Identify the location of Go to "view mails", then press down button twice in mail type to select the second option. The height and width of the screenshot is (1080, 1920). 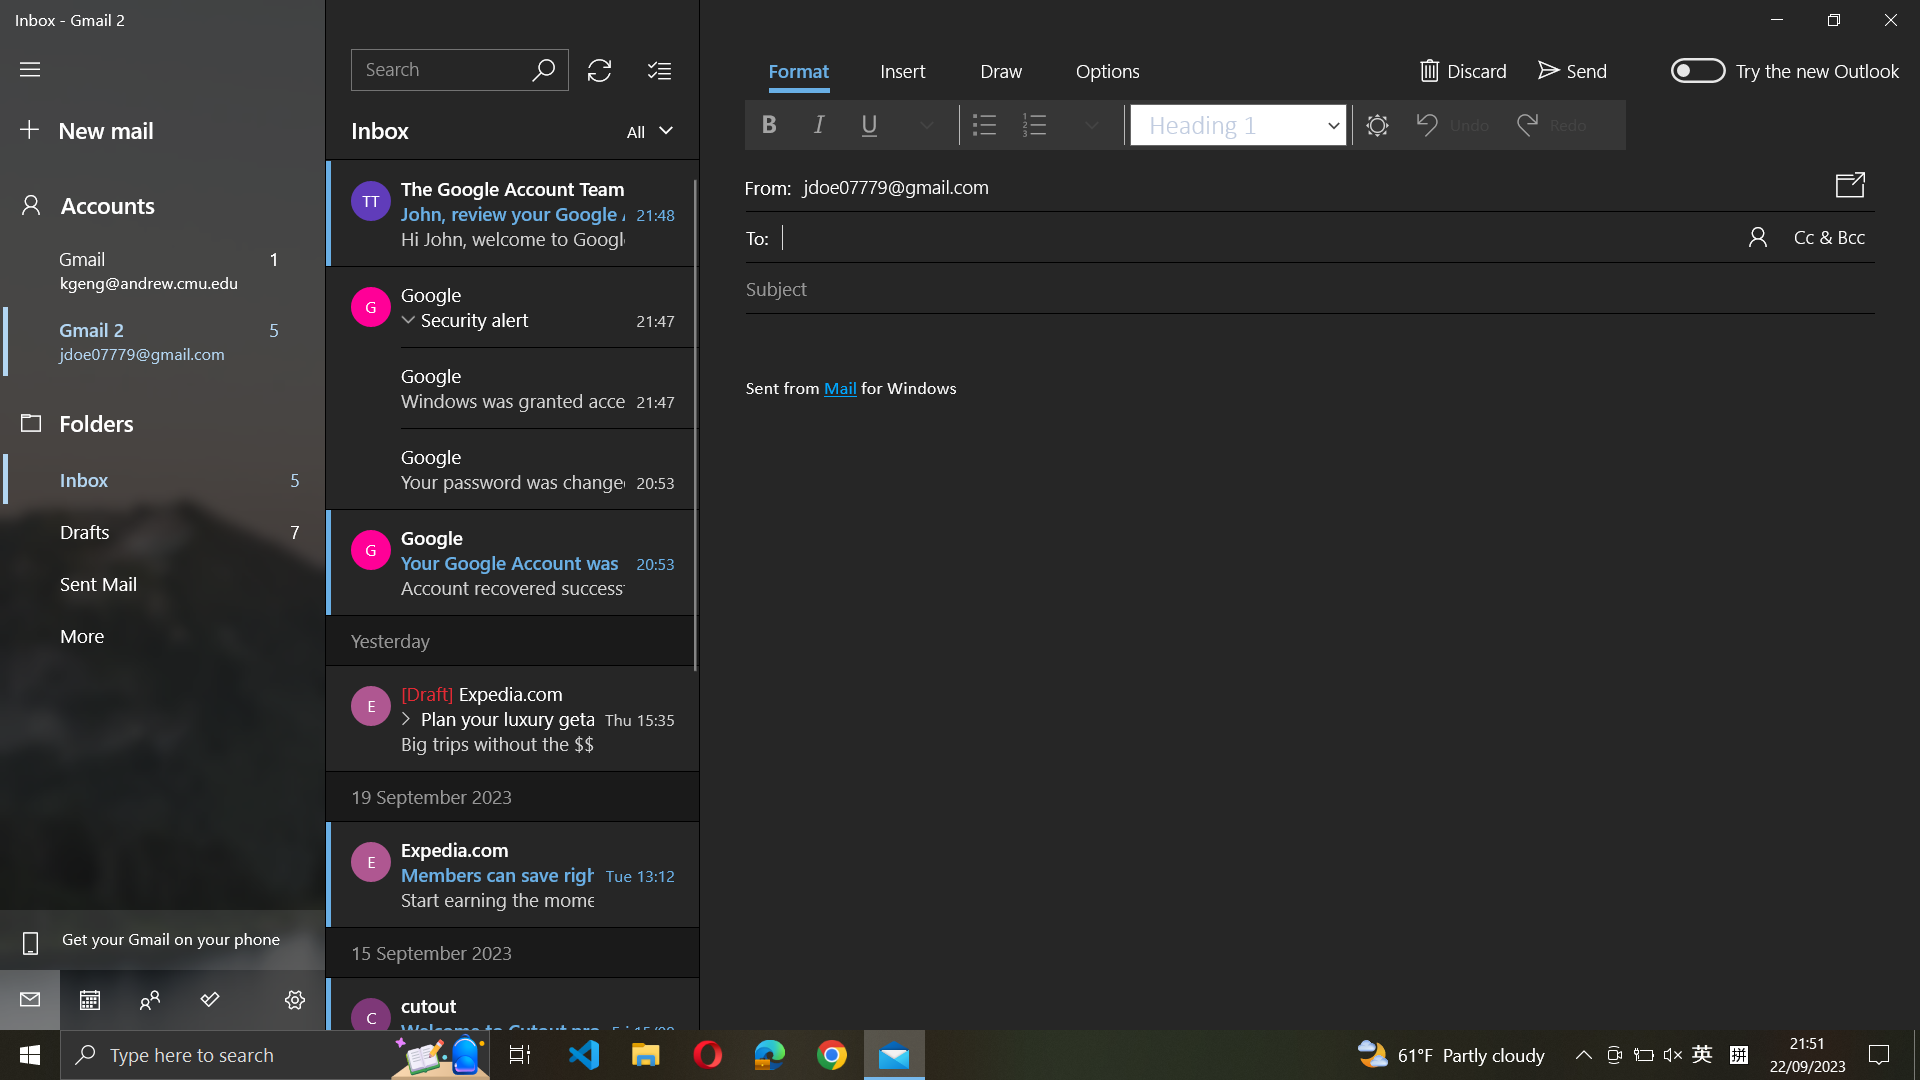
(646, 130).